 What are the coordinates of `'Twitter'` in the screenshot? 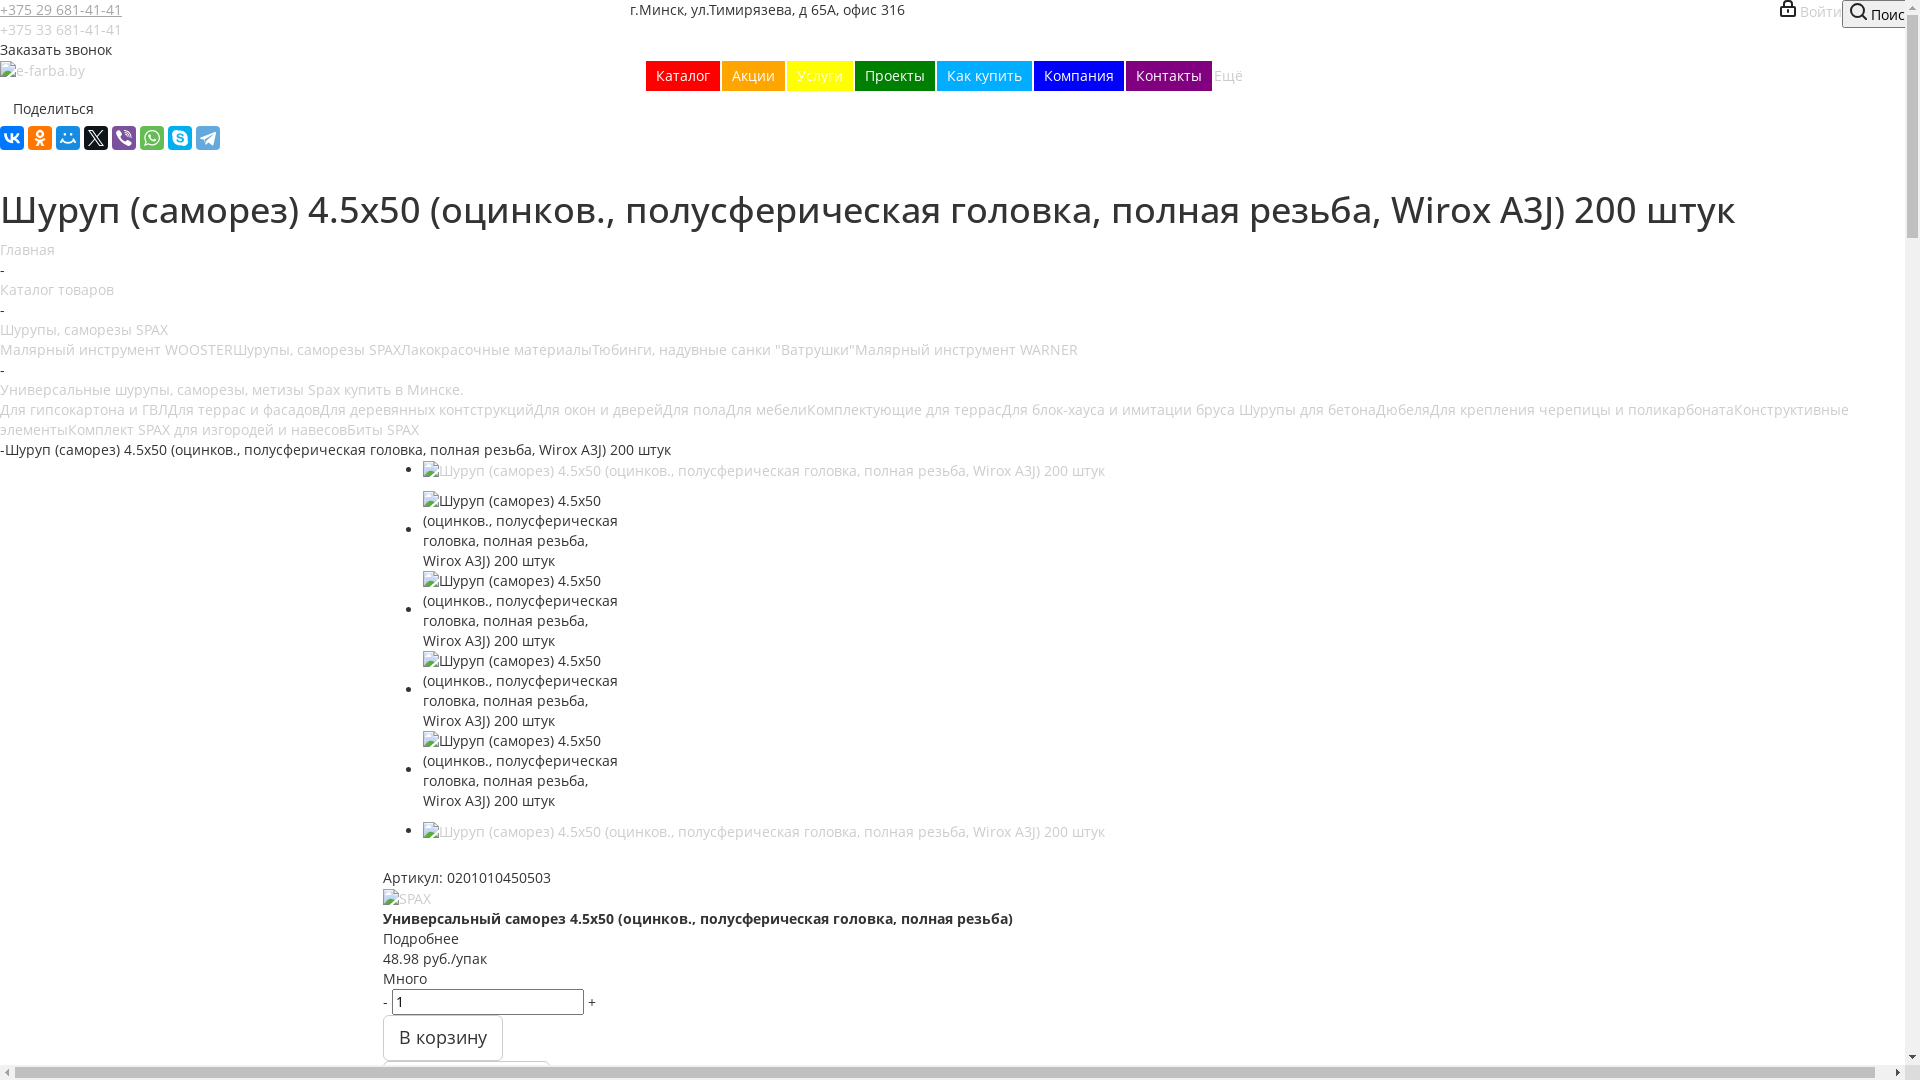 It's located at (95, 137).